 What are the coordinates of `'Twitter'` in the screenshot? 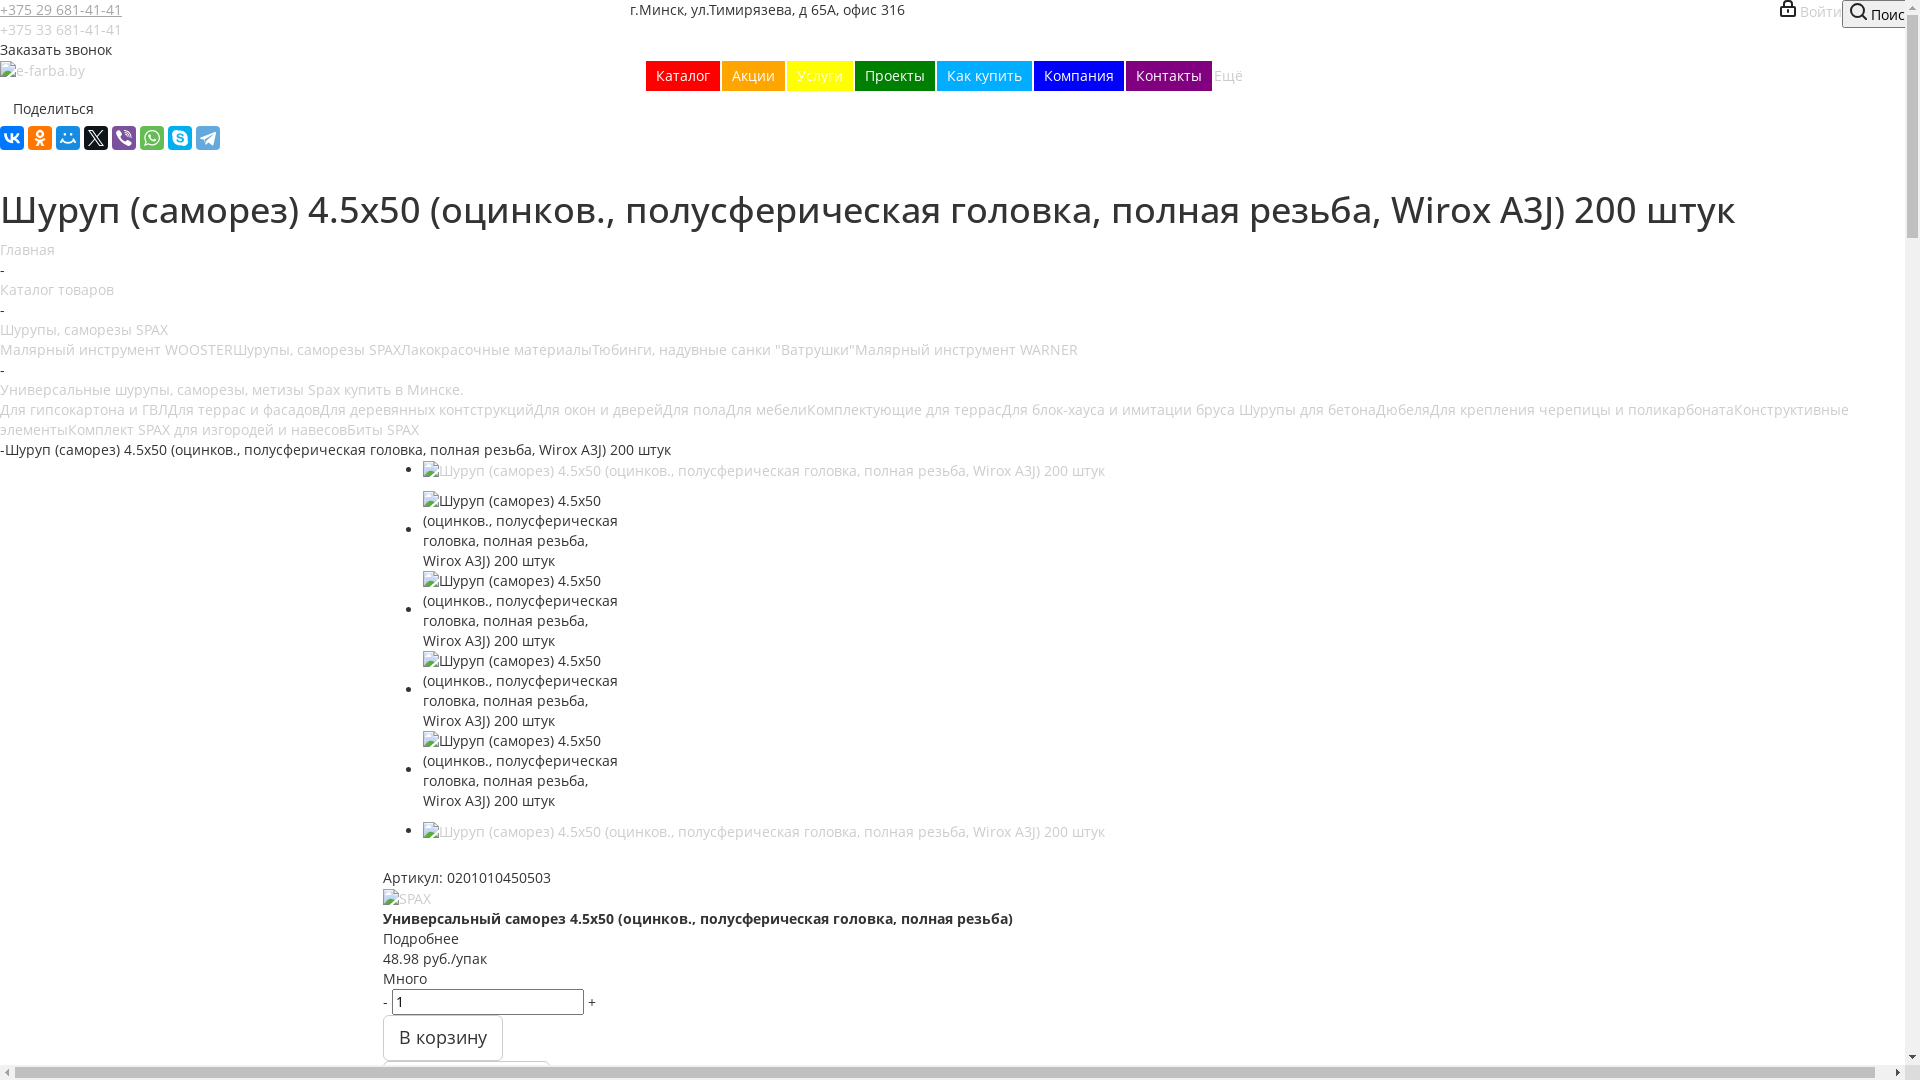 It's located at (95, 137).